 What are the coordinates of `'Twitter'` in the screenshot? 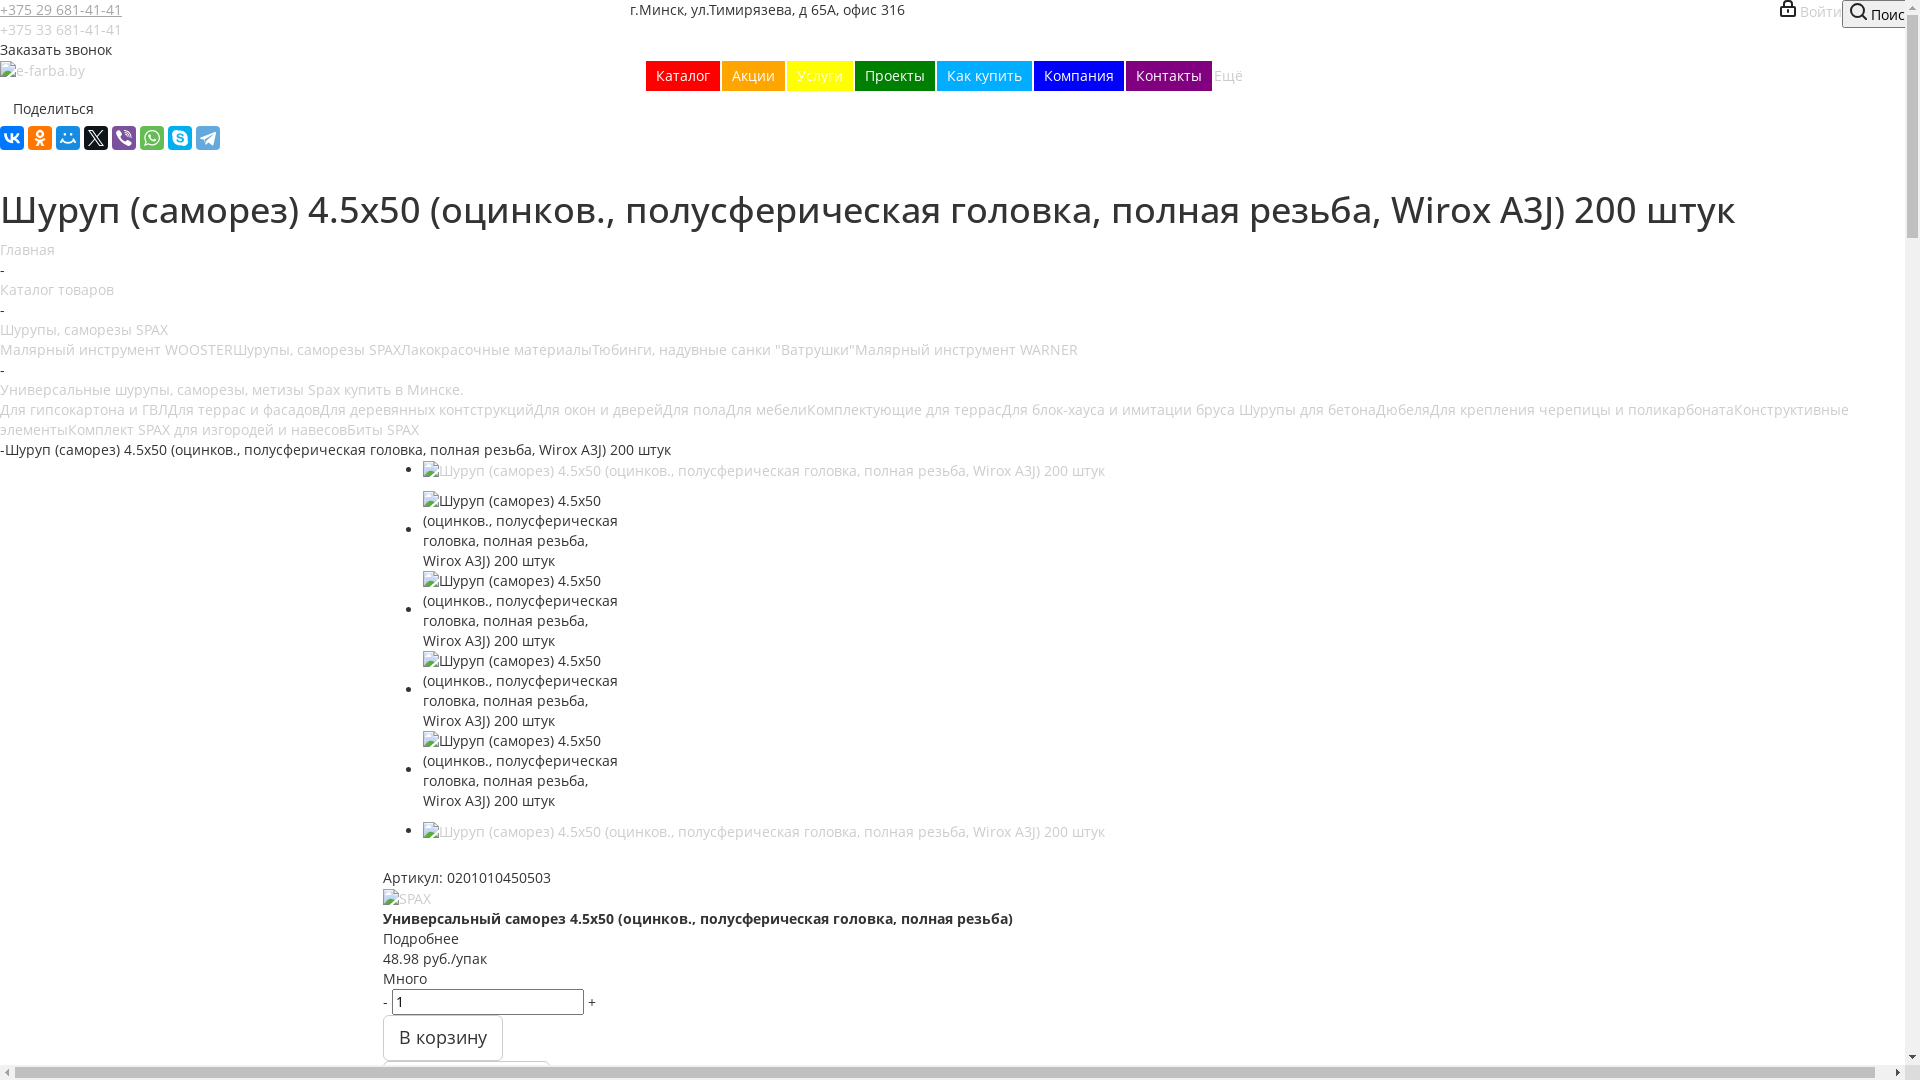 It's located at (95, 137).